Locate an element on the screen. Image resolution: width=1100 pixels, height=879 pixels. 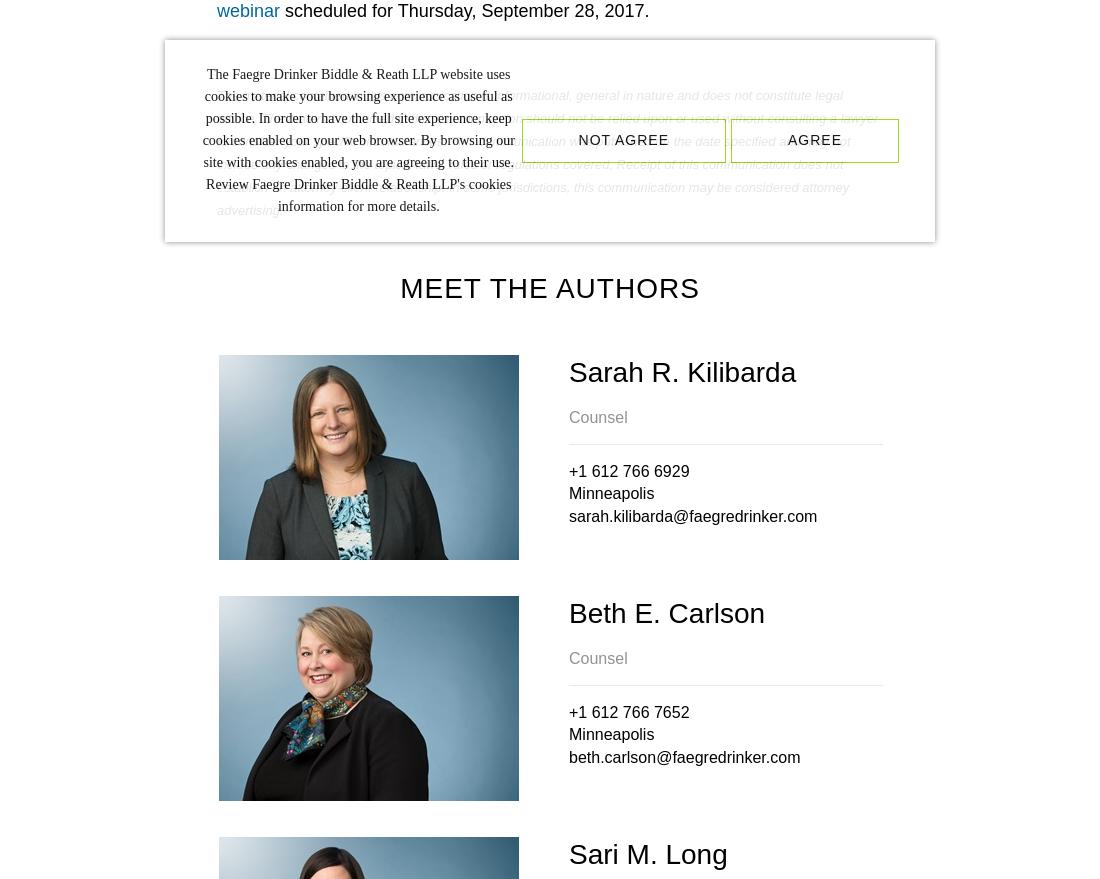
'The Faegre Drinker Biddle & Reath LLP website uses cookies to make your browsing experience as useful as possible. In order to have the full site experience, keep cookies enabled on your web browser. By browsing our site with cookies enabled, you are agreeing to their use. Review Faegre Drinker Biddle & Reath LLP's cookies information for more details.' is located at coordinates (358, 140).